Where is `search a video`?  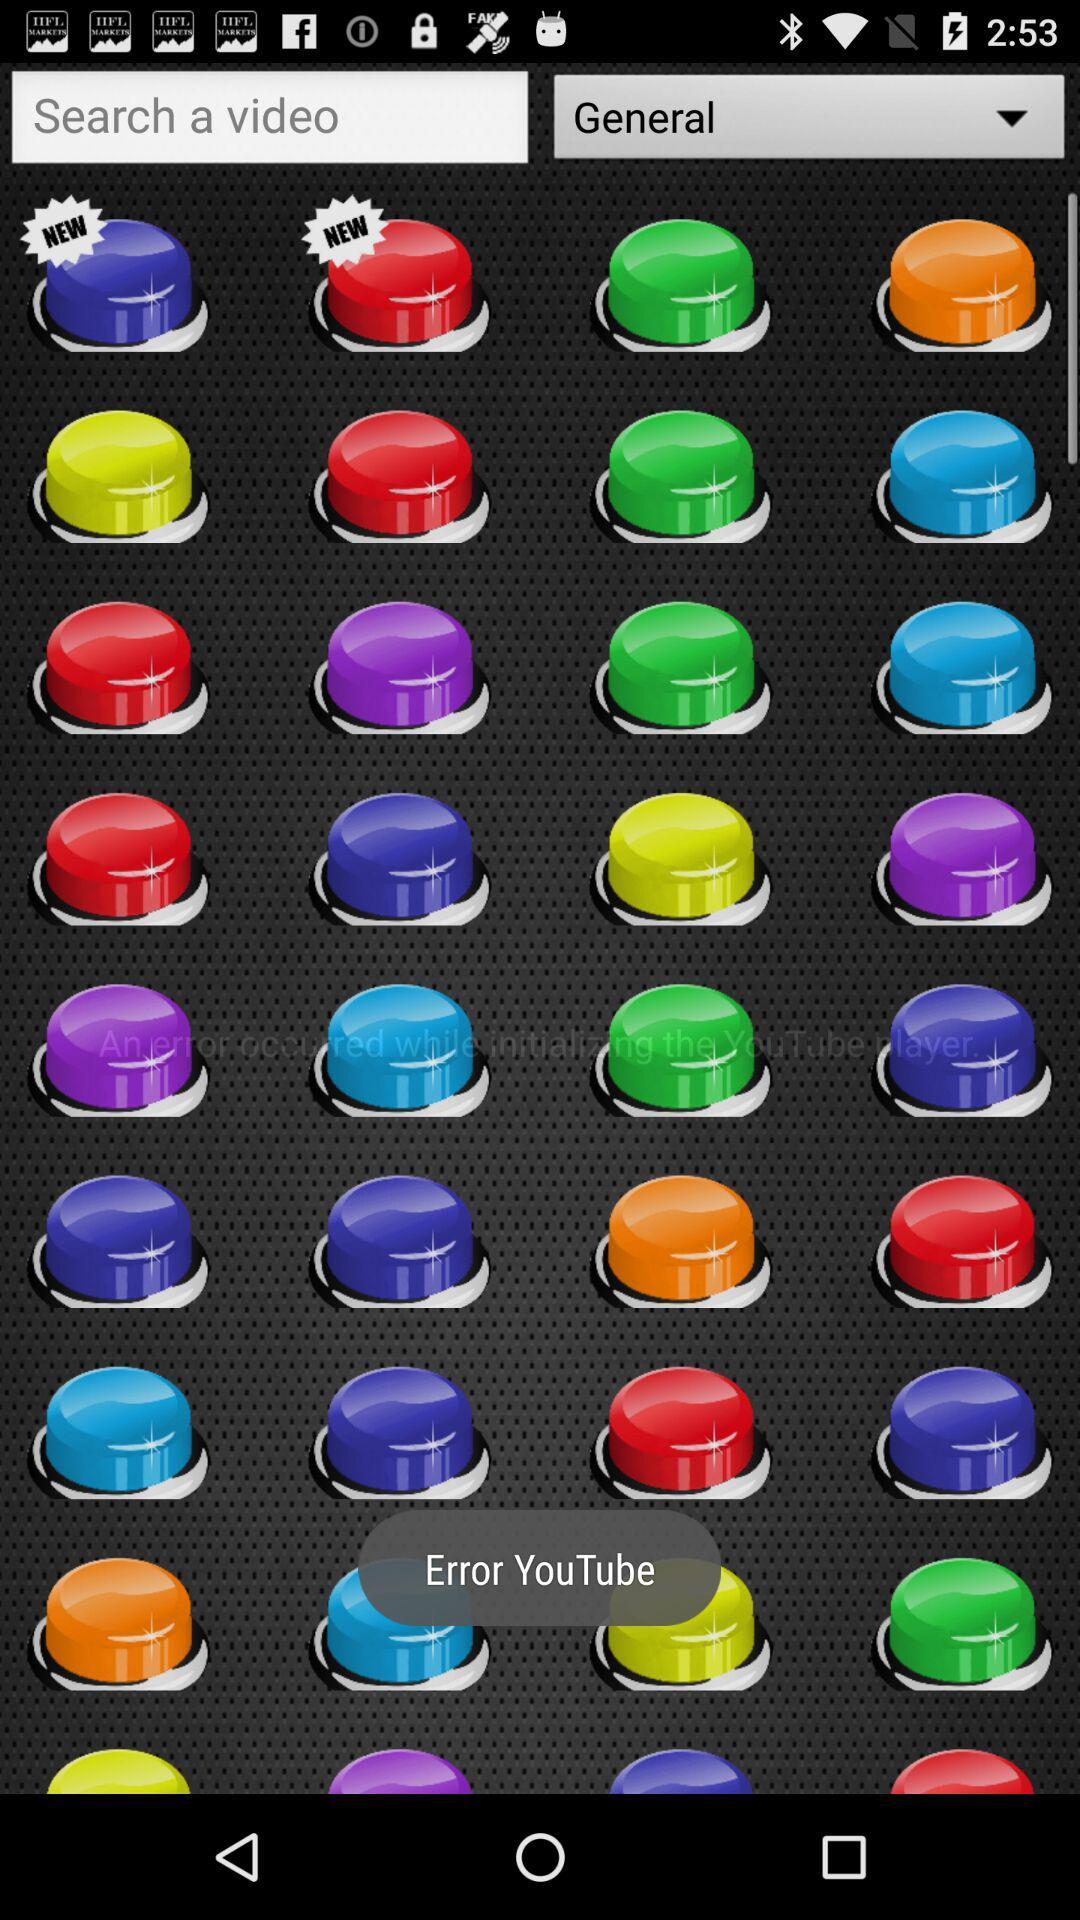
search a video is located at coordinates (270, 121).